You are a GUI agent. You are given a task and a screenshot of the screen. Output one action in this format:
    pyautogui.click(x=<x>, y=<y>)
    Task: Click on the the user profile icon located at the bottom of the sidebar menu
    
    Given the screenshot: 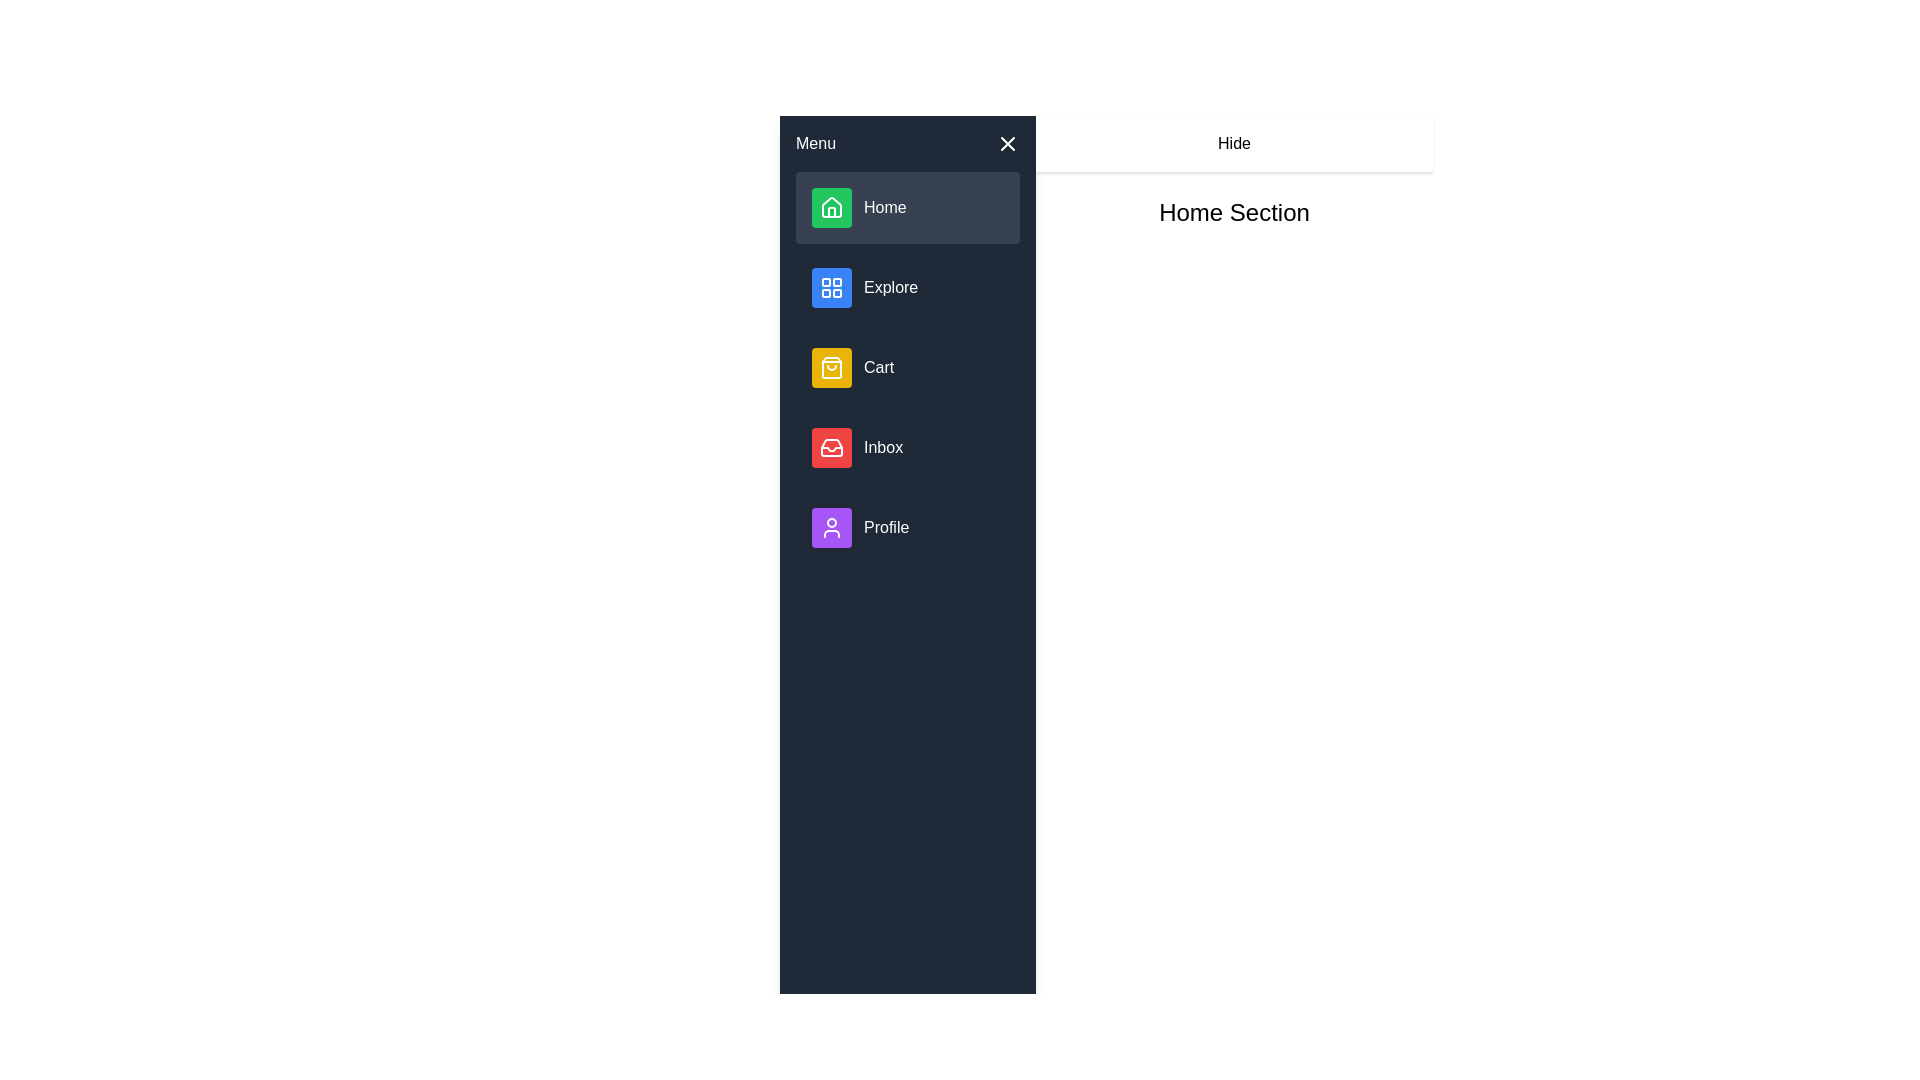 What is the action you would take?
    pyautogui.click(x=831, y=527)
    